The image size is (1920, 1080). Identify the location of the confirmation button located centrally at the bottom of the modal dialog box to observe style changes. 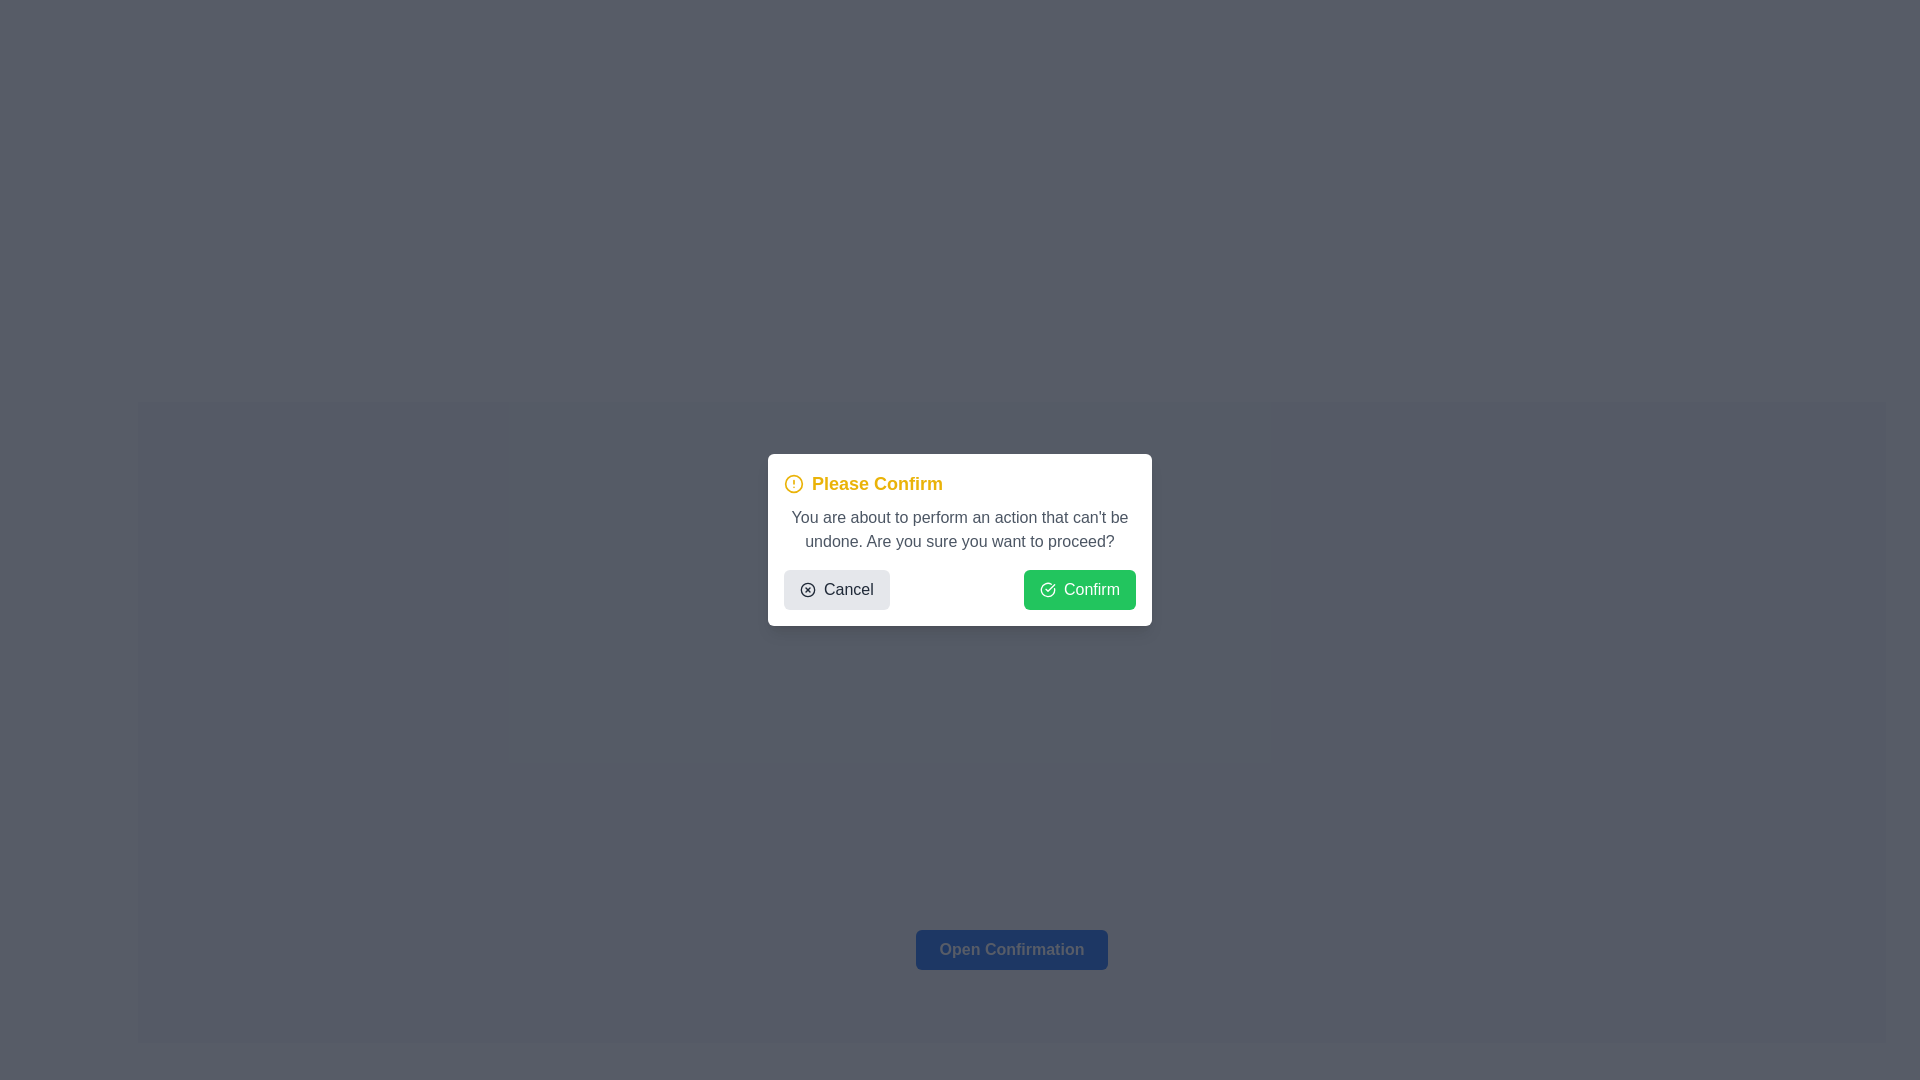
(1012, 948).